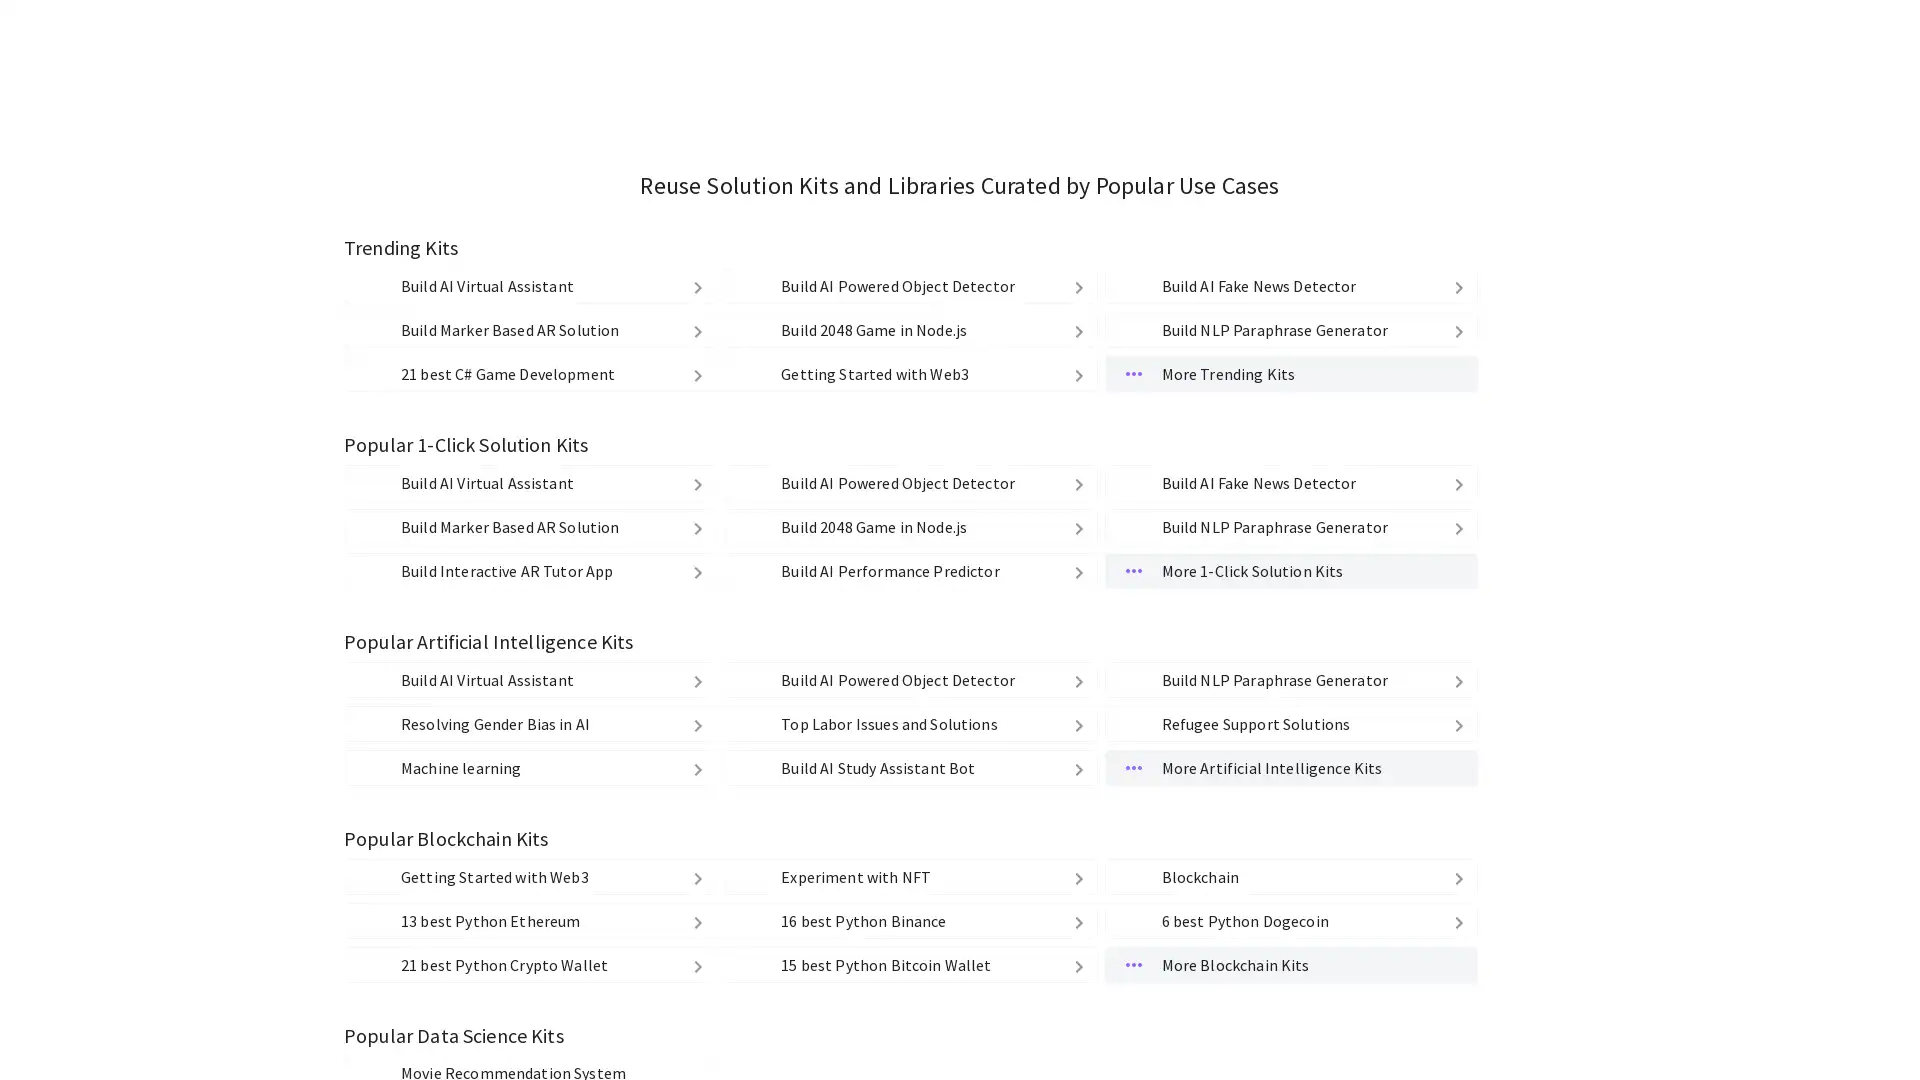 The width and height of the screenshot is (1920, 1080). Describe the element at coordinates (1290, 983) in the screenshot. I see `spotting-fake-news Build AI Fake News Detector` at that location.